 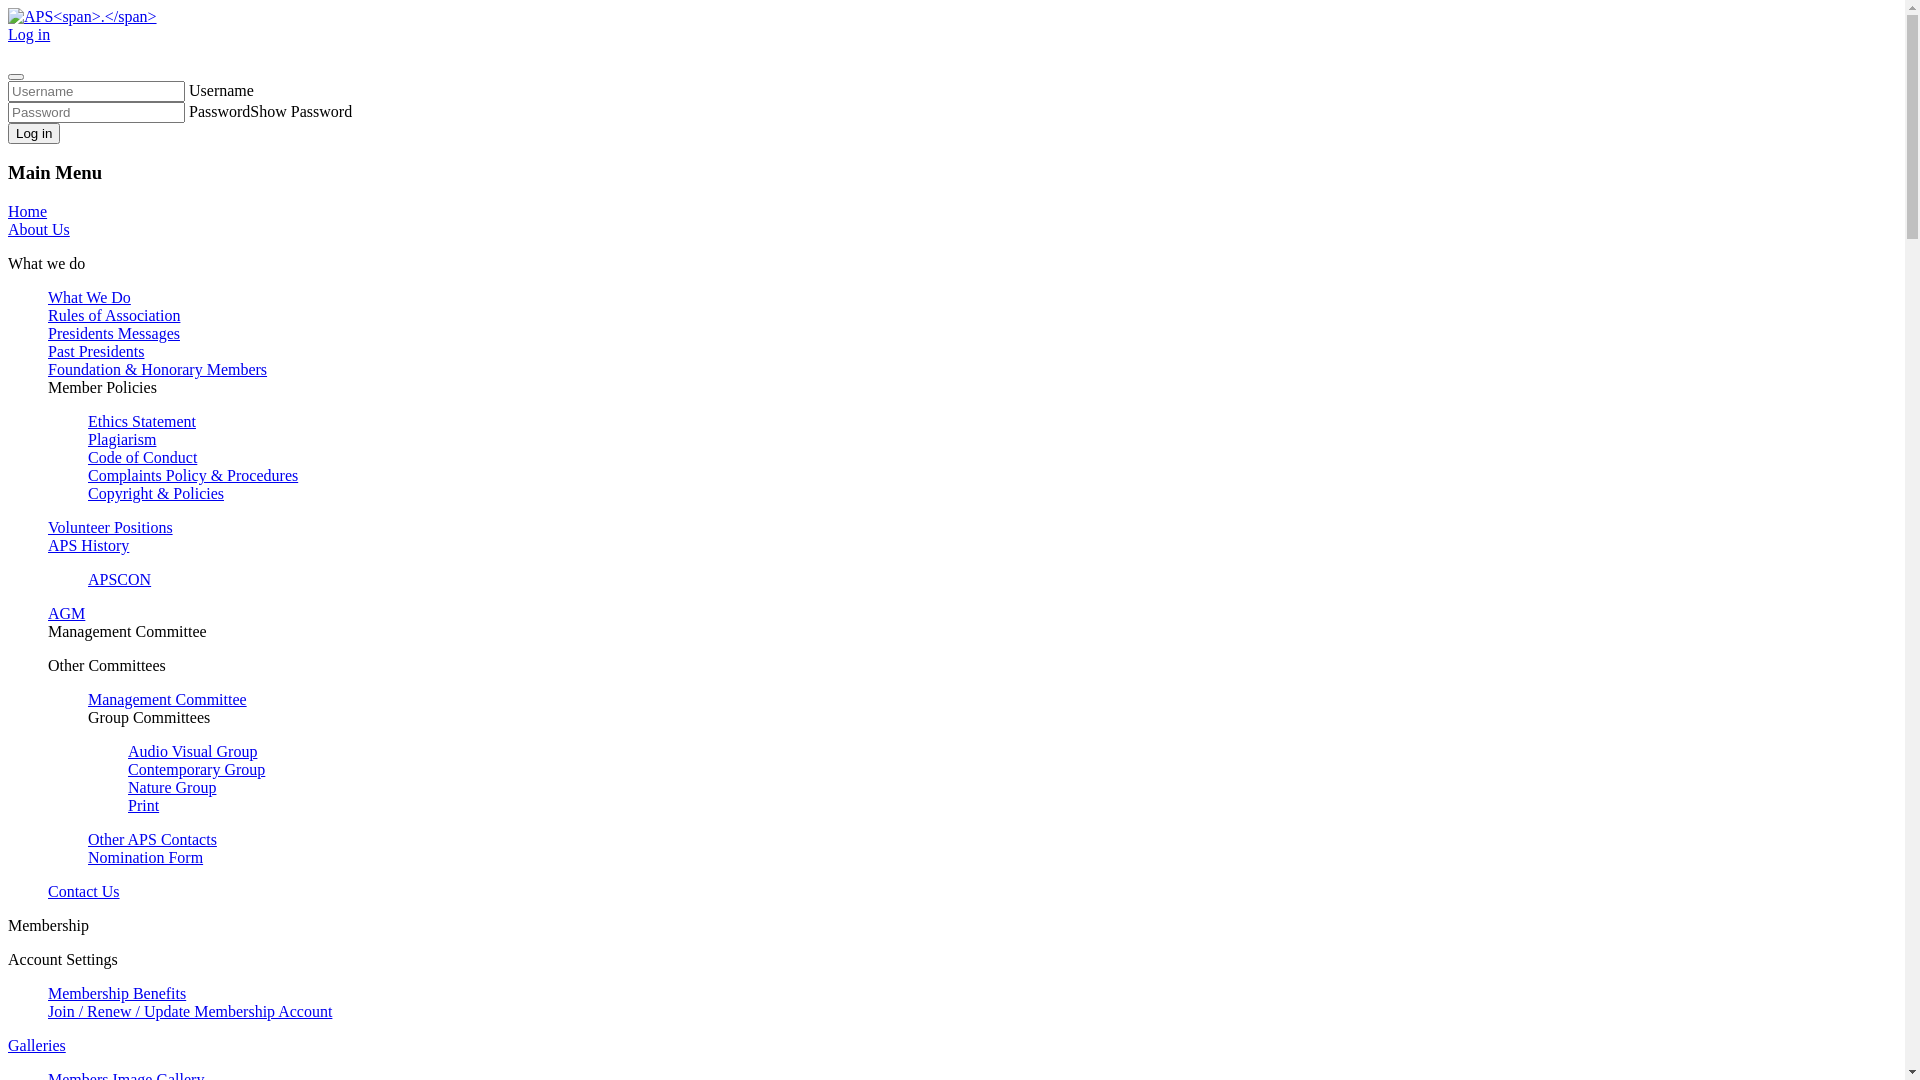 What do you see at coordinates (66, 612) in the screenshot?
I see `'AGM'` at bounding box center [66, 612].